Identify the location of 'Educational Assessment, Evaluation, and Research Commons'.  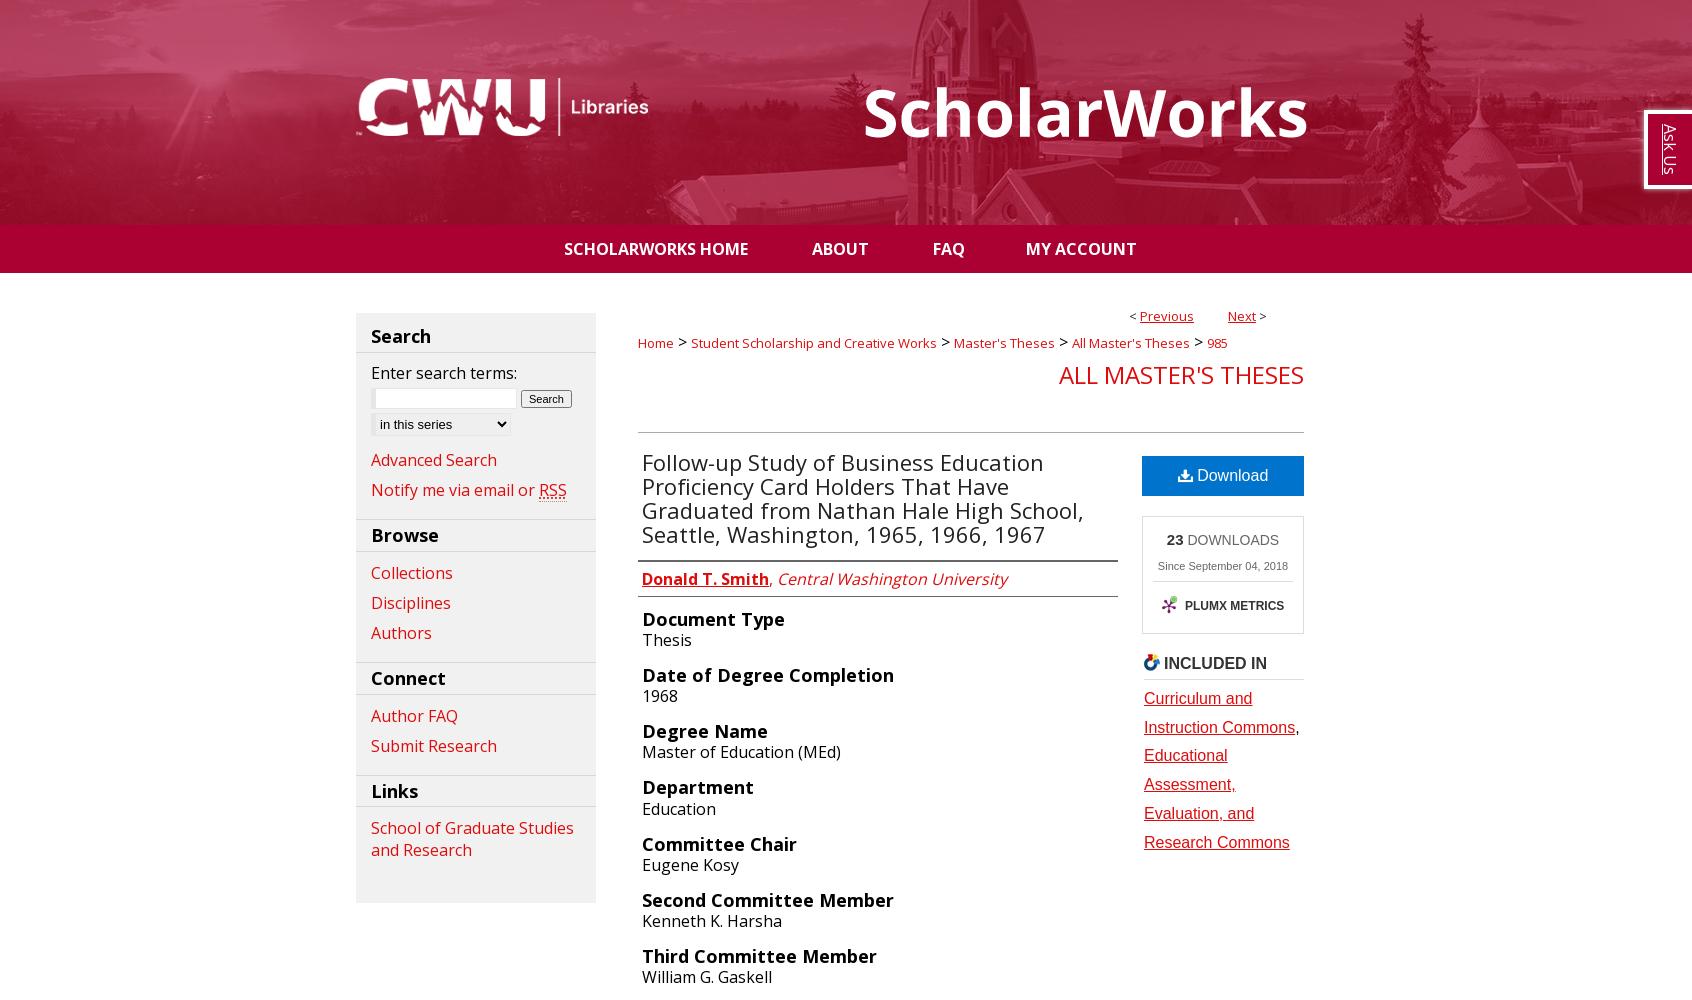
(1216, 798).